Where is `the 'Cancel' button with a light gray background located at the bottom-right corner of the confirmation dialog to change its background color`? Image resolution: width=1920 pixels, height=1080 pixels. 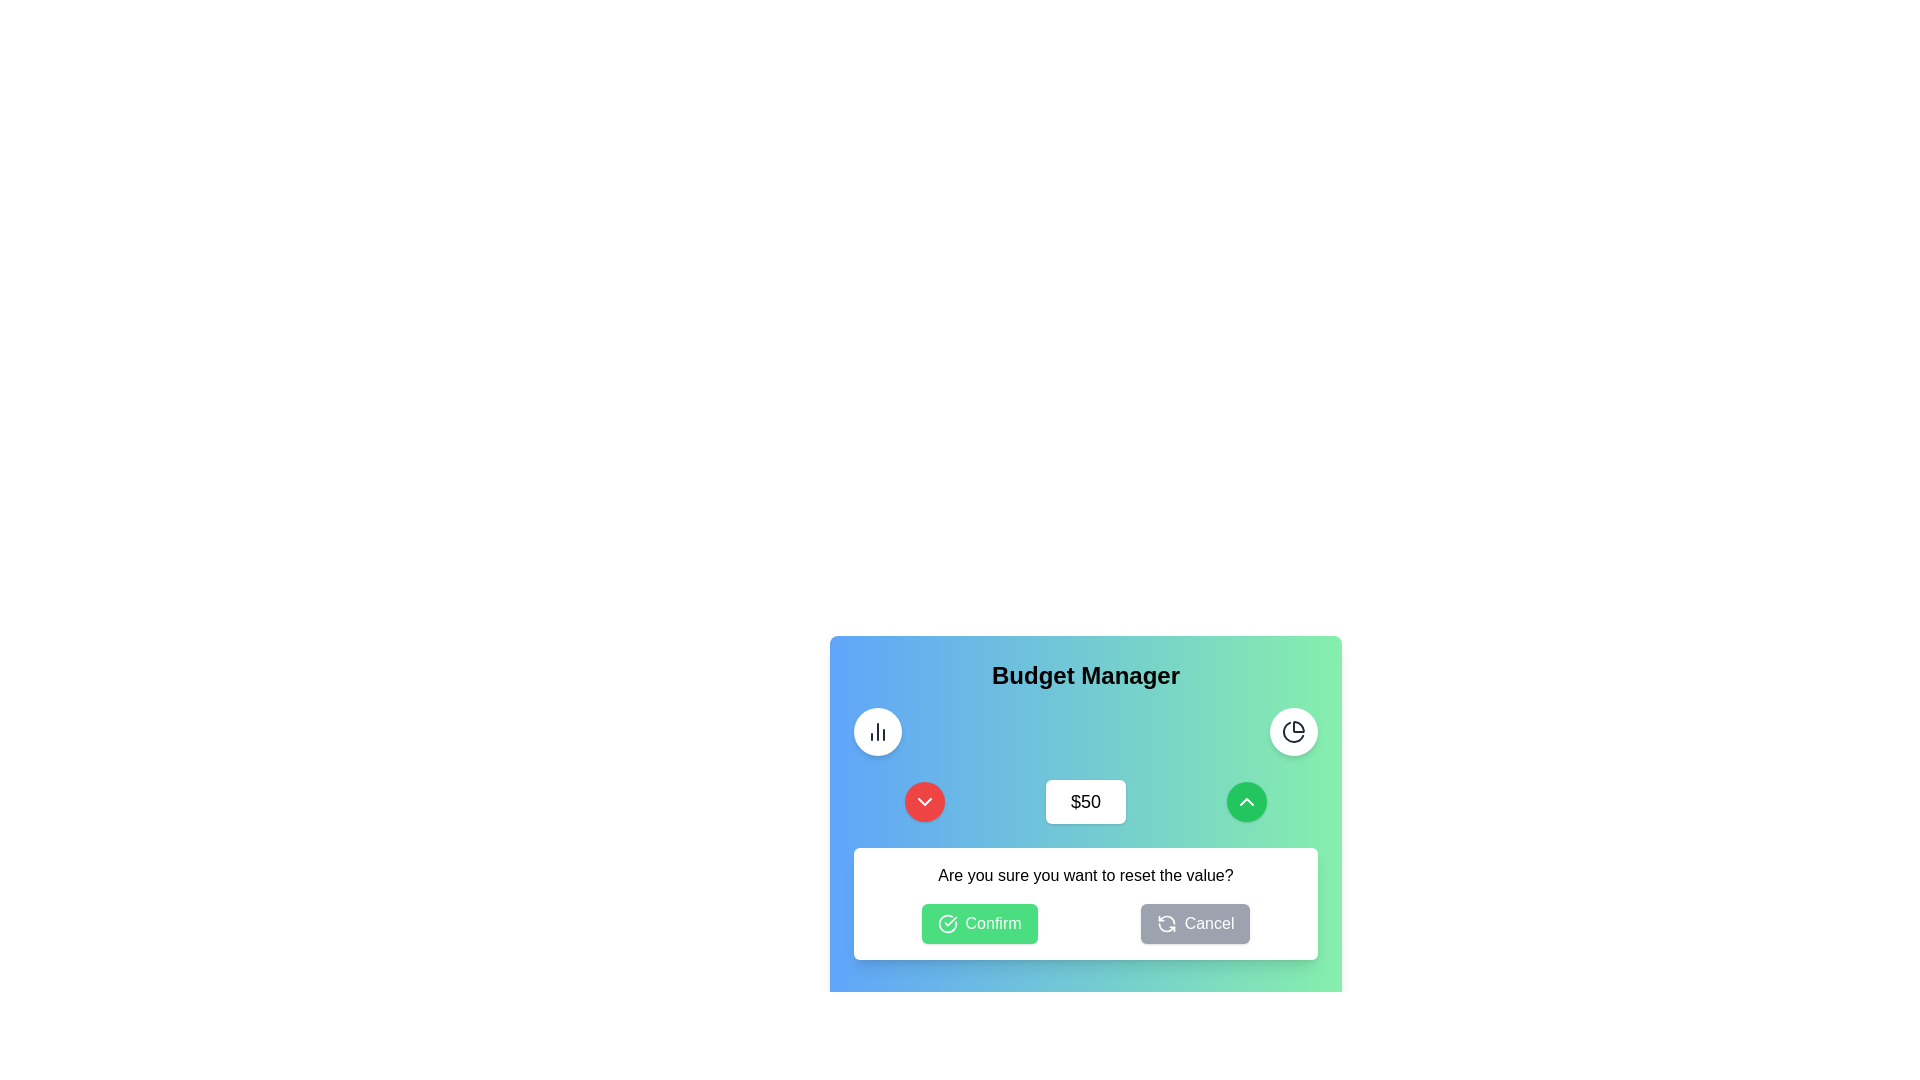
the 'Cancel' button with a light gray background located at the bottom-right corner of the confirmation dialog to change its background color is located at coordinates (1195, 924).